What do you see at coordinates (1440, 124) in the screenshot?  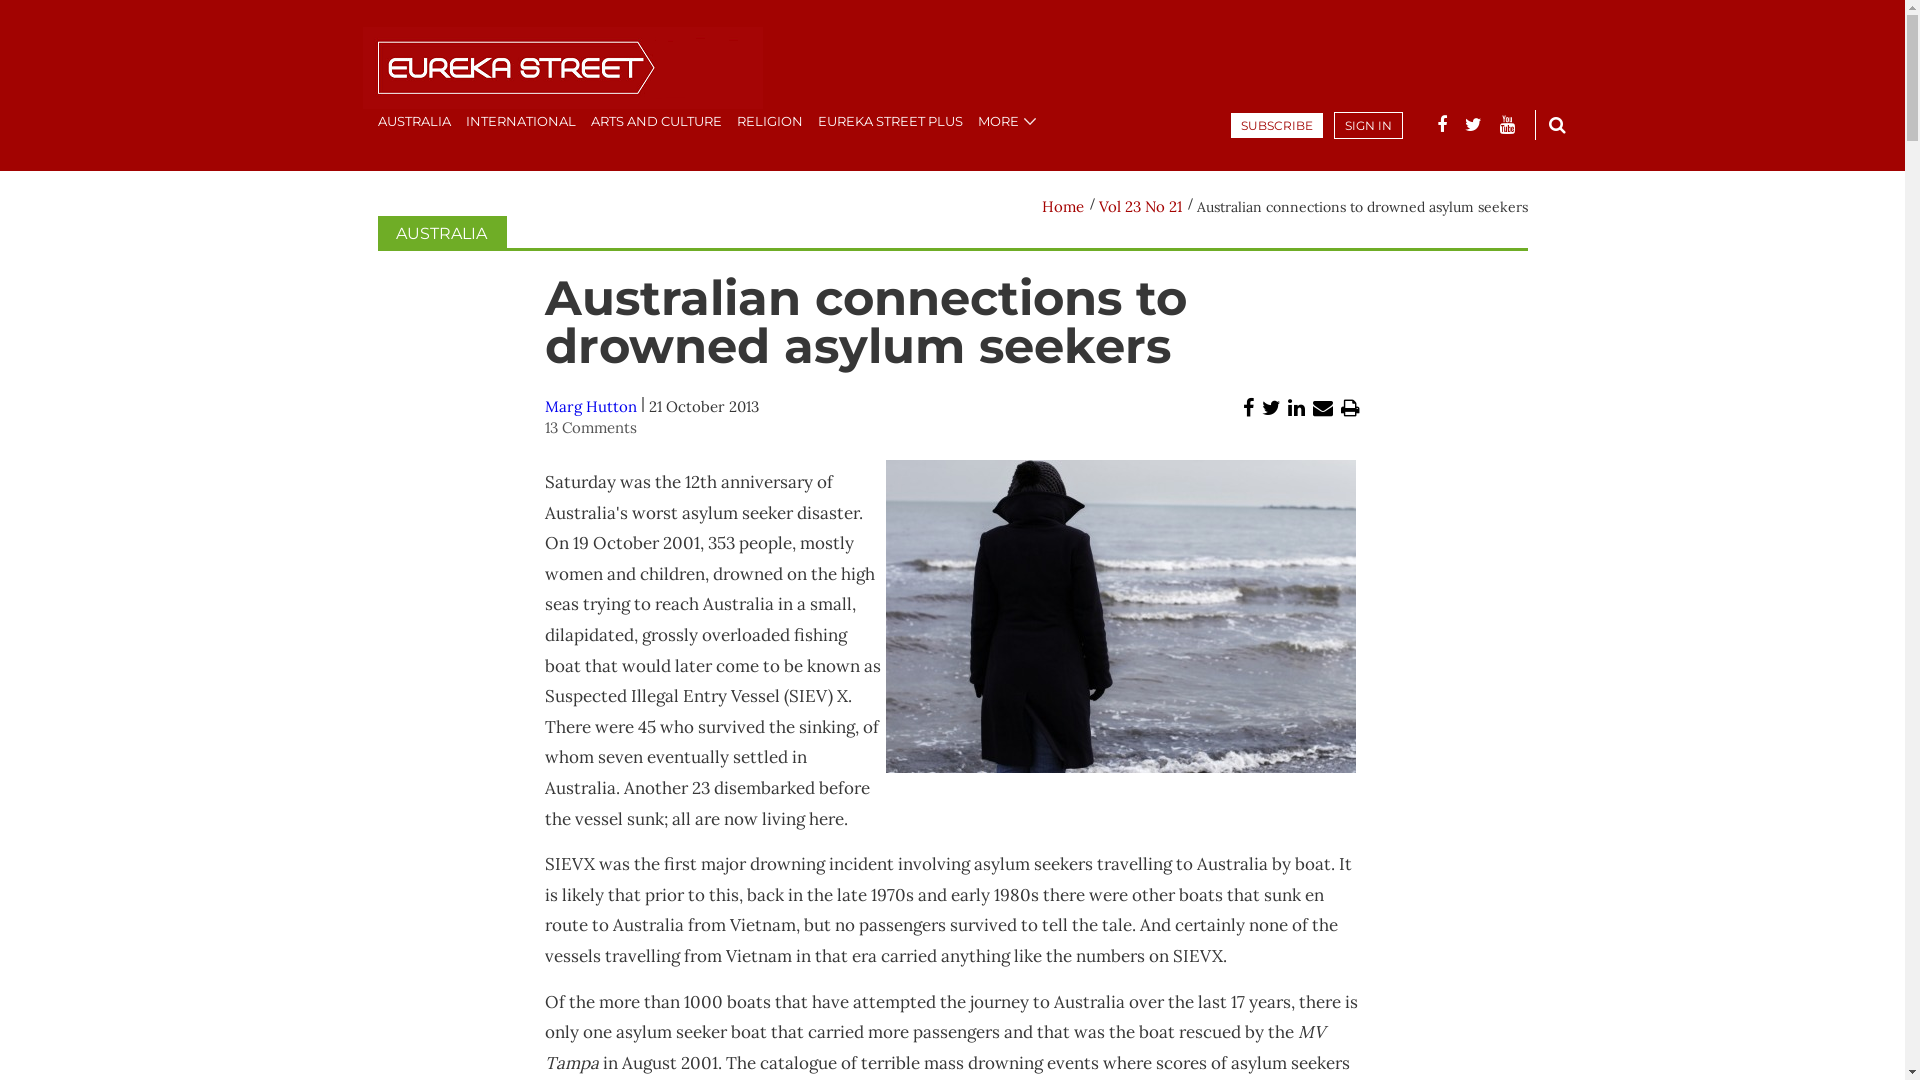 I see `'Facebook'` at bounding box center [1440, 124].